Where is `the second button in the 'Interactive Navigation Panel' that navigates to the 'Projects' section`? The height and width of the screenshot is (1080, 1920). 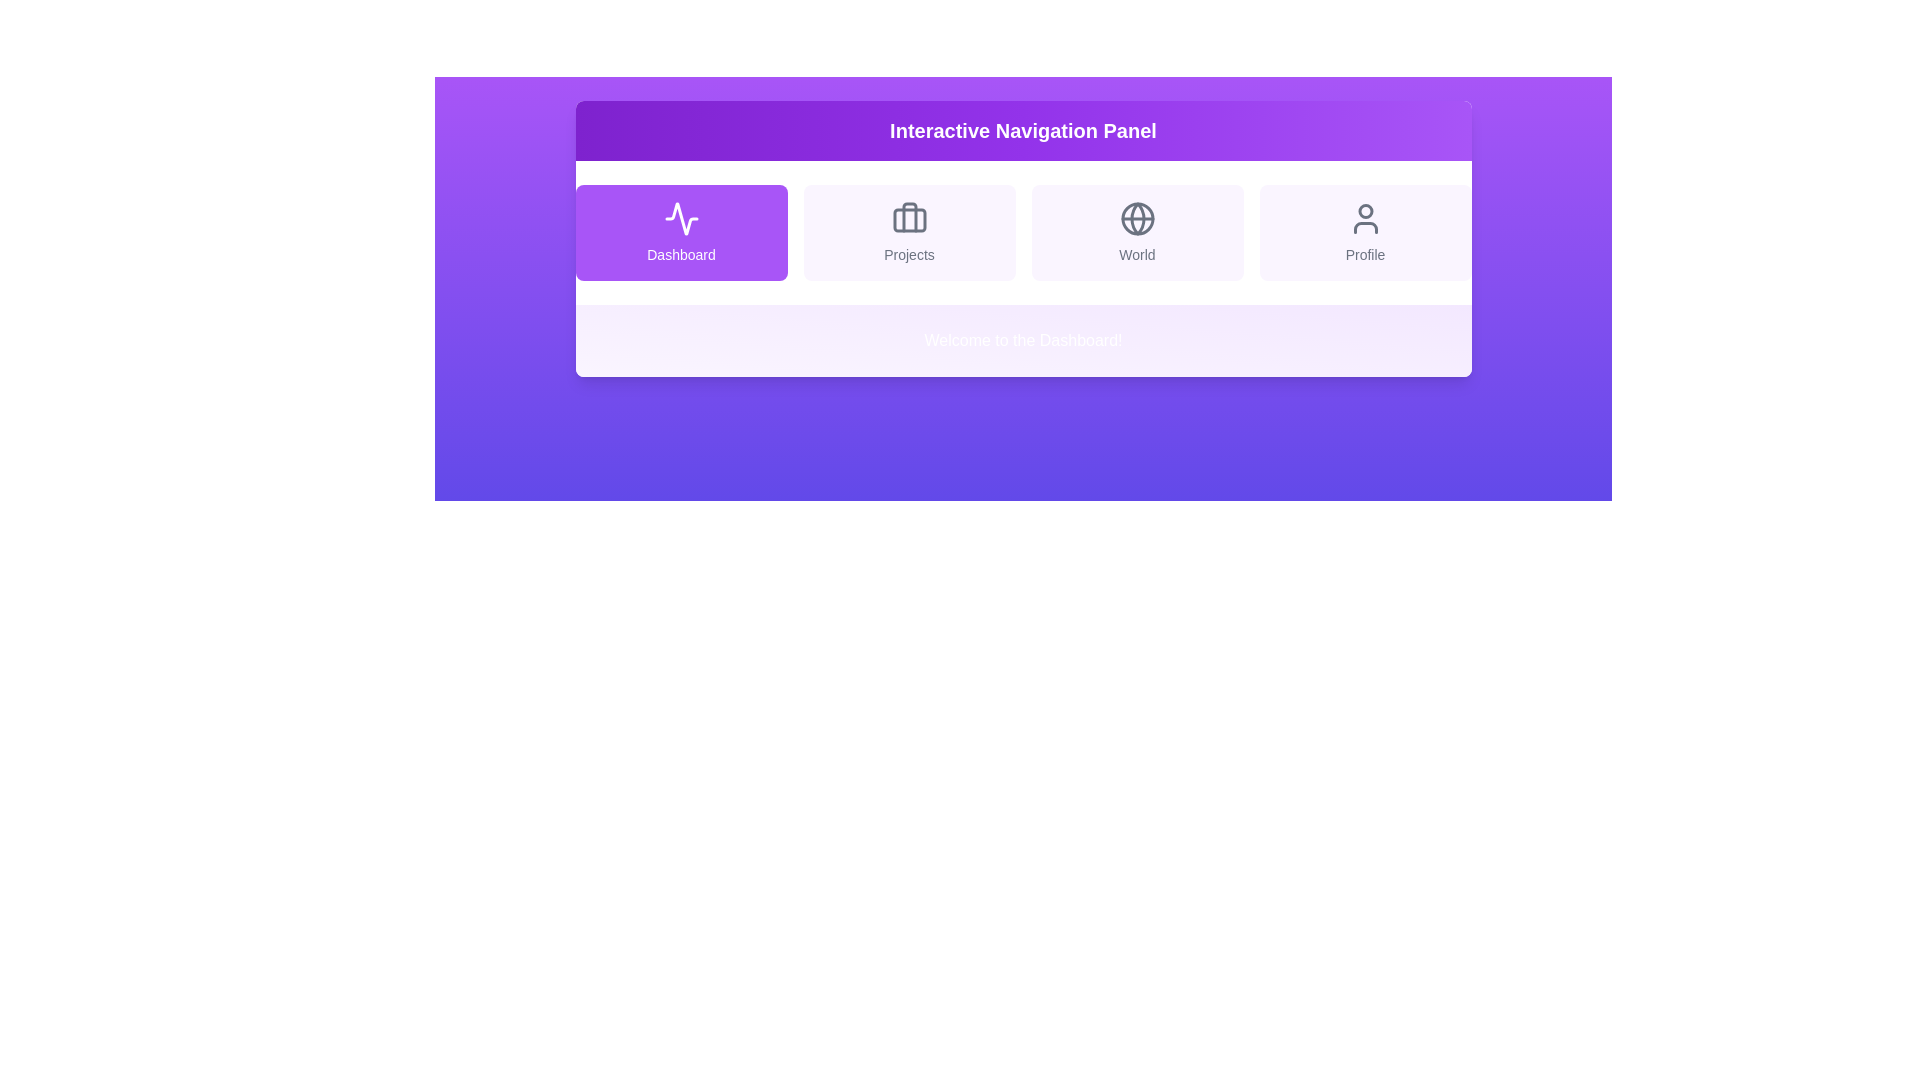
the second button in the 'Interactive Navigation Panel' that navigates to the 'Projects' section is located at coordinates (908, 231).